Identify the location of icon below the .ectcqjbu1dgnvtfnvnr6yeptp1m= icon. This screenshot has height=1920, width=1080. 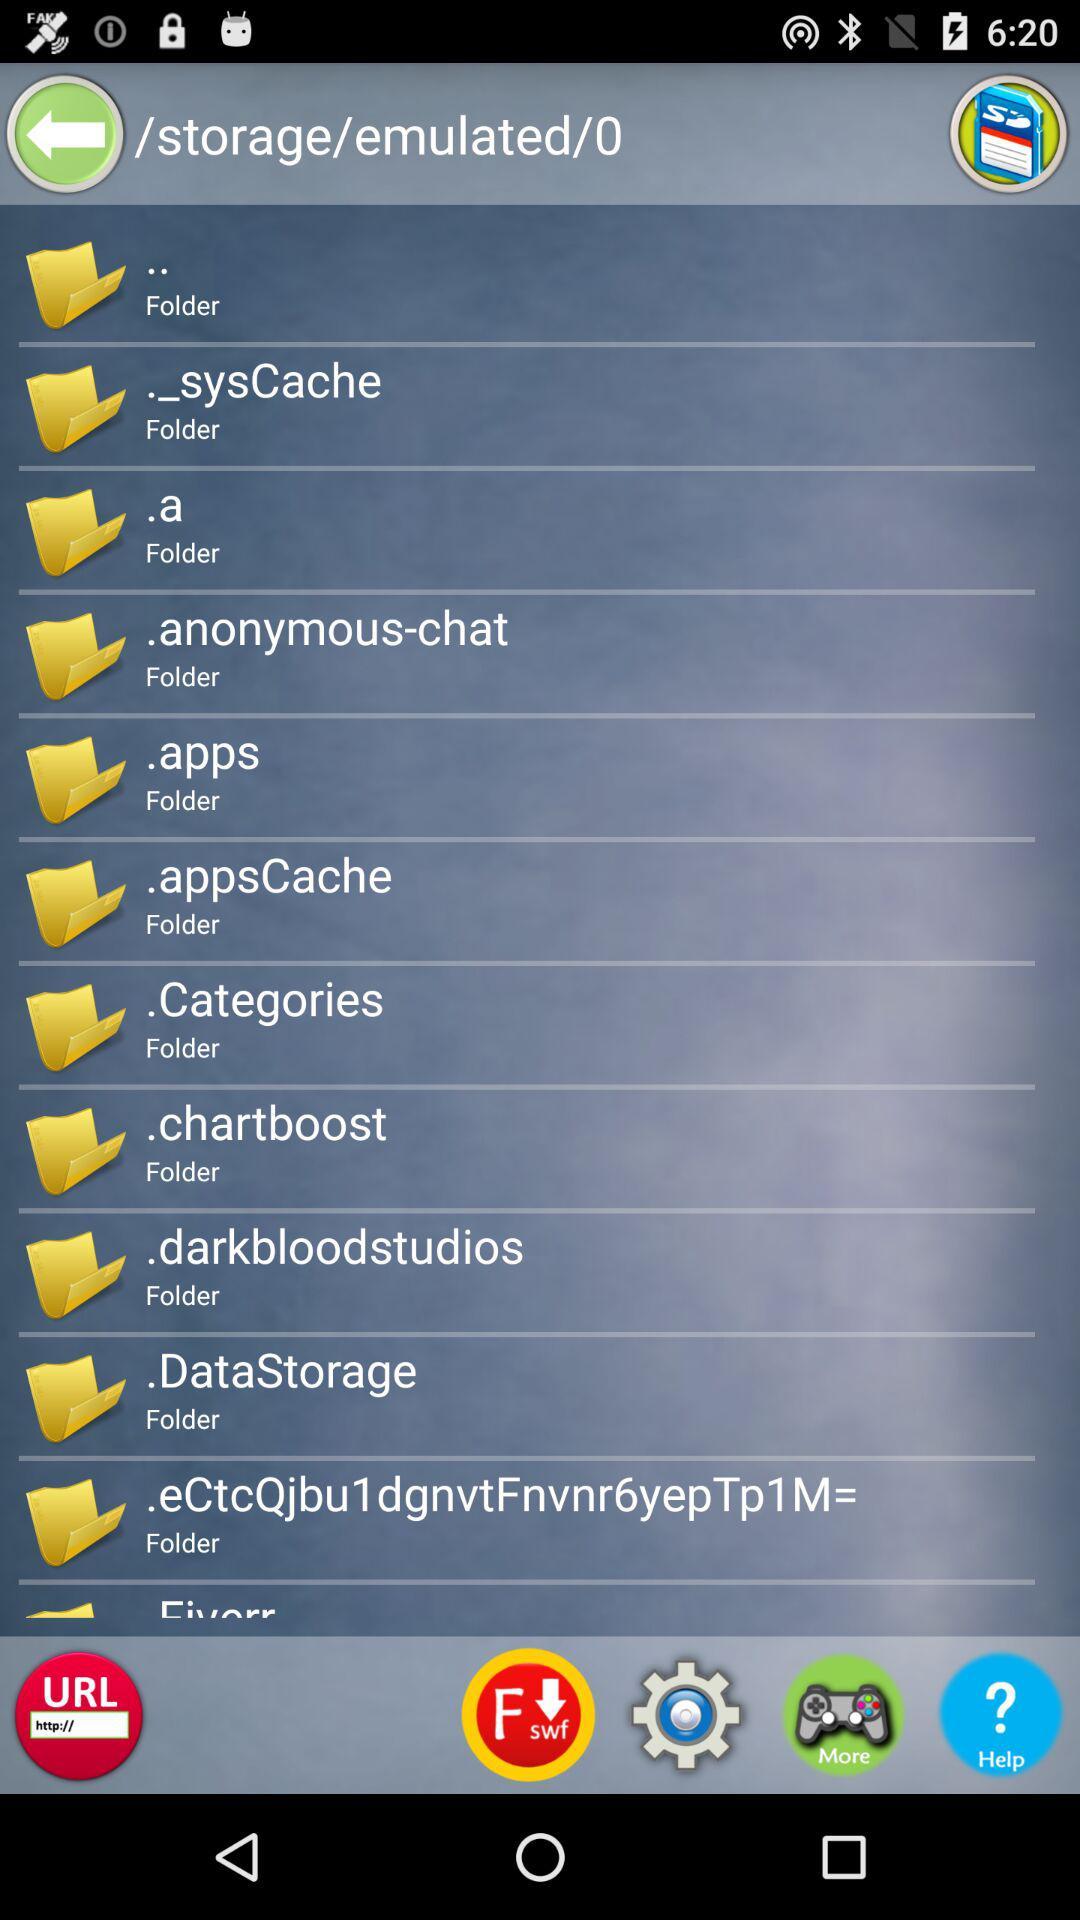
(843, 1714).